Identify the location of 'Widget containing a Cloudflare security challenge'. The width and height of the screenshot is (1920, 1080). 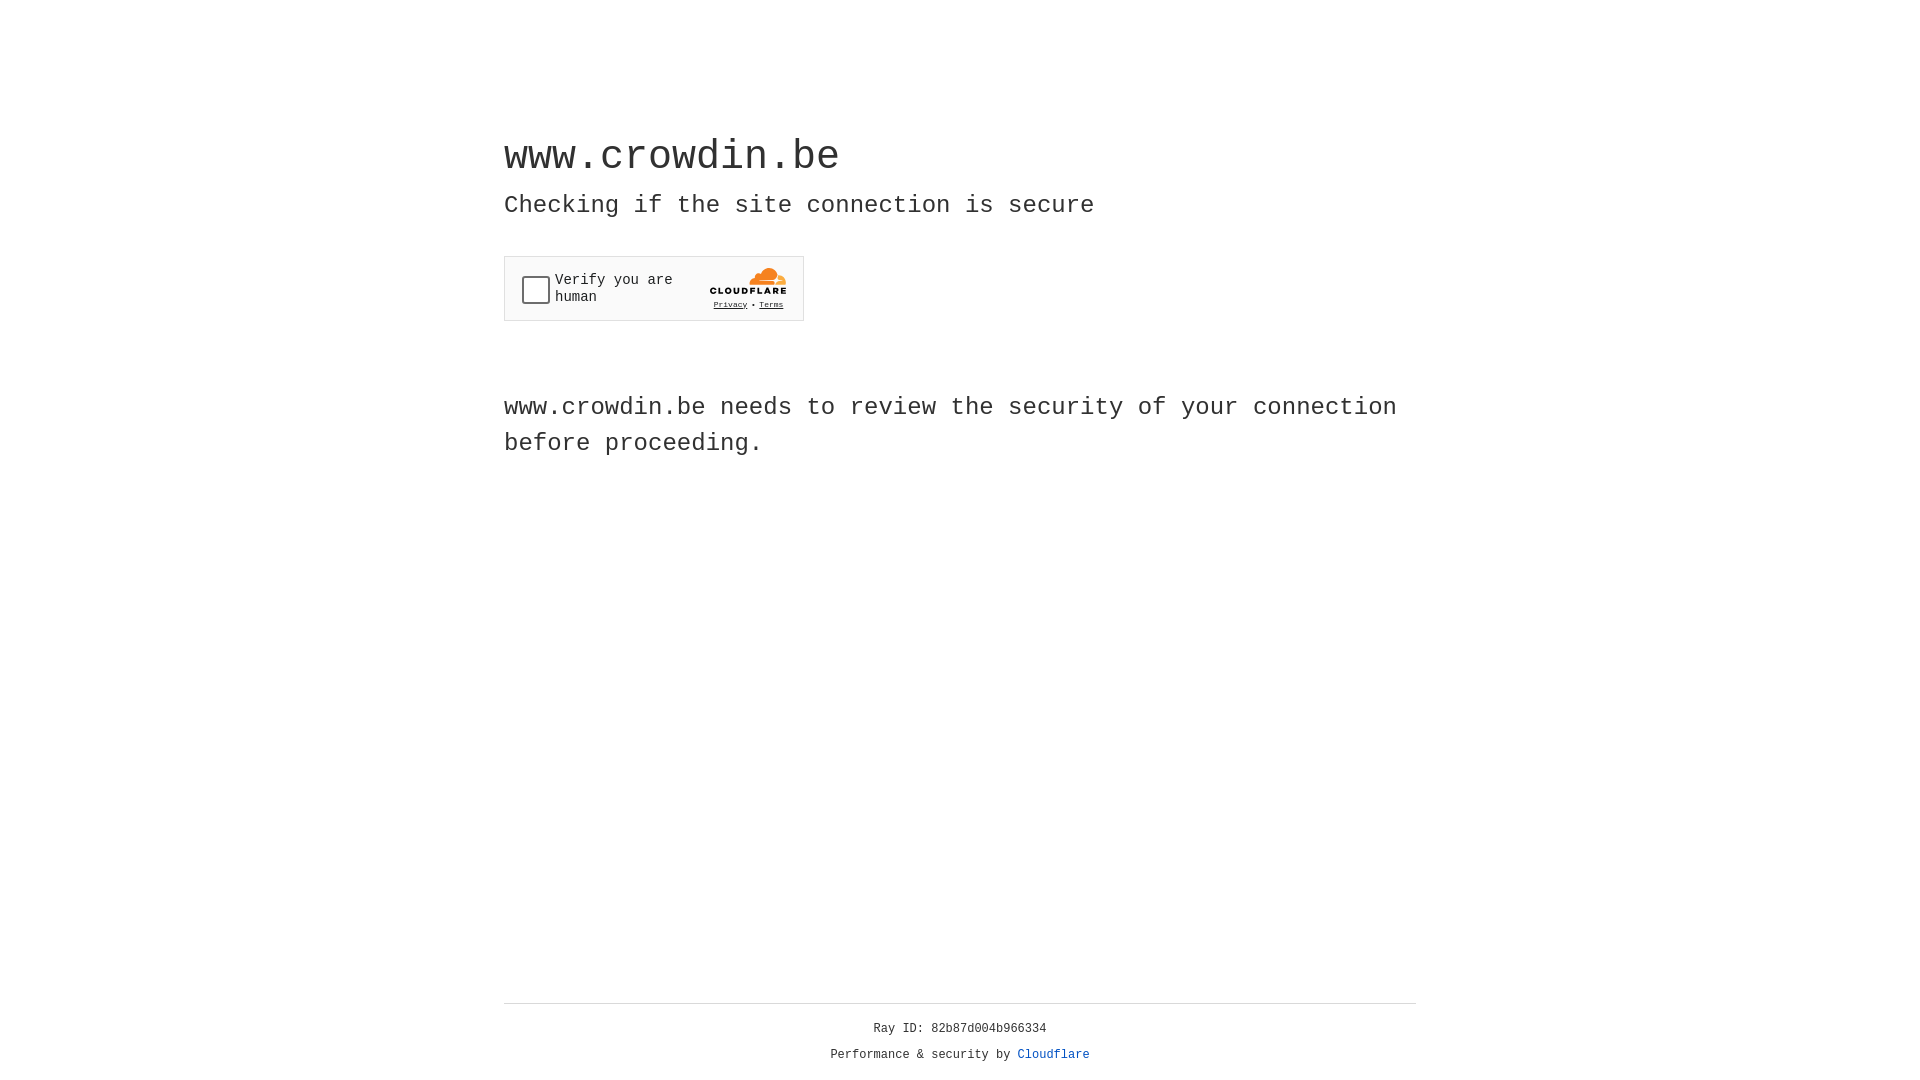
(653, 288).